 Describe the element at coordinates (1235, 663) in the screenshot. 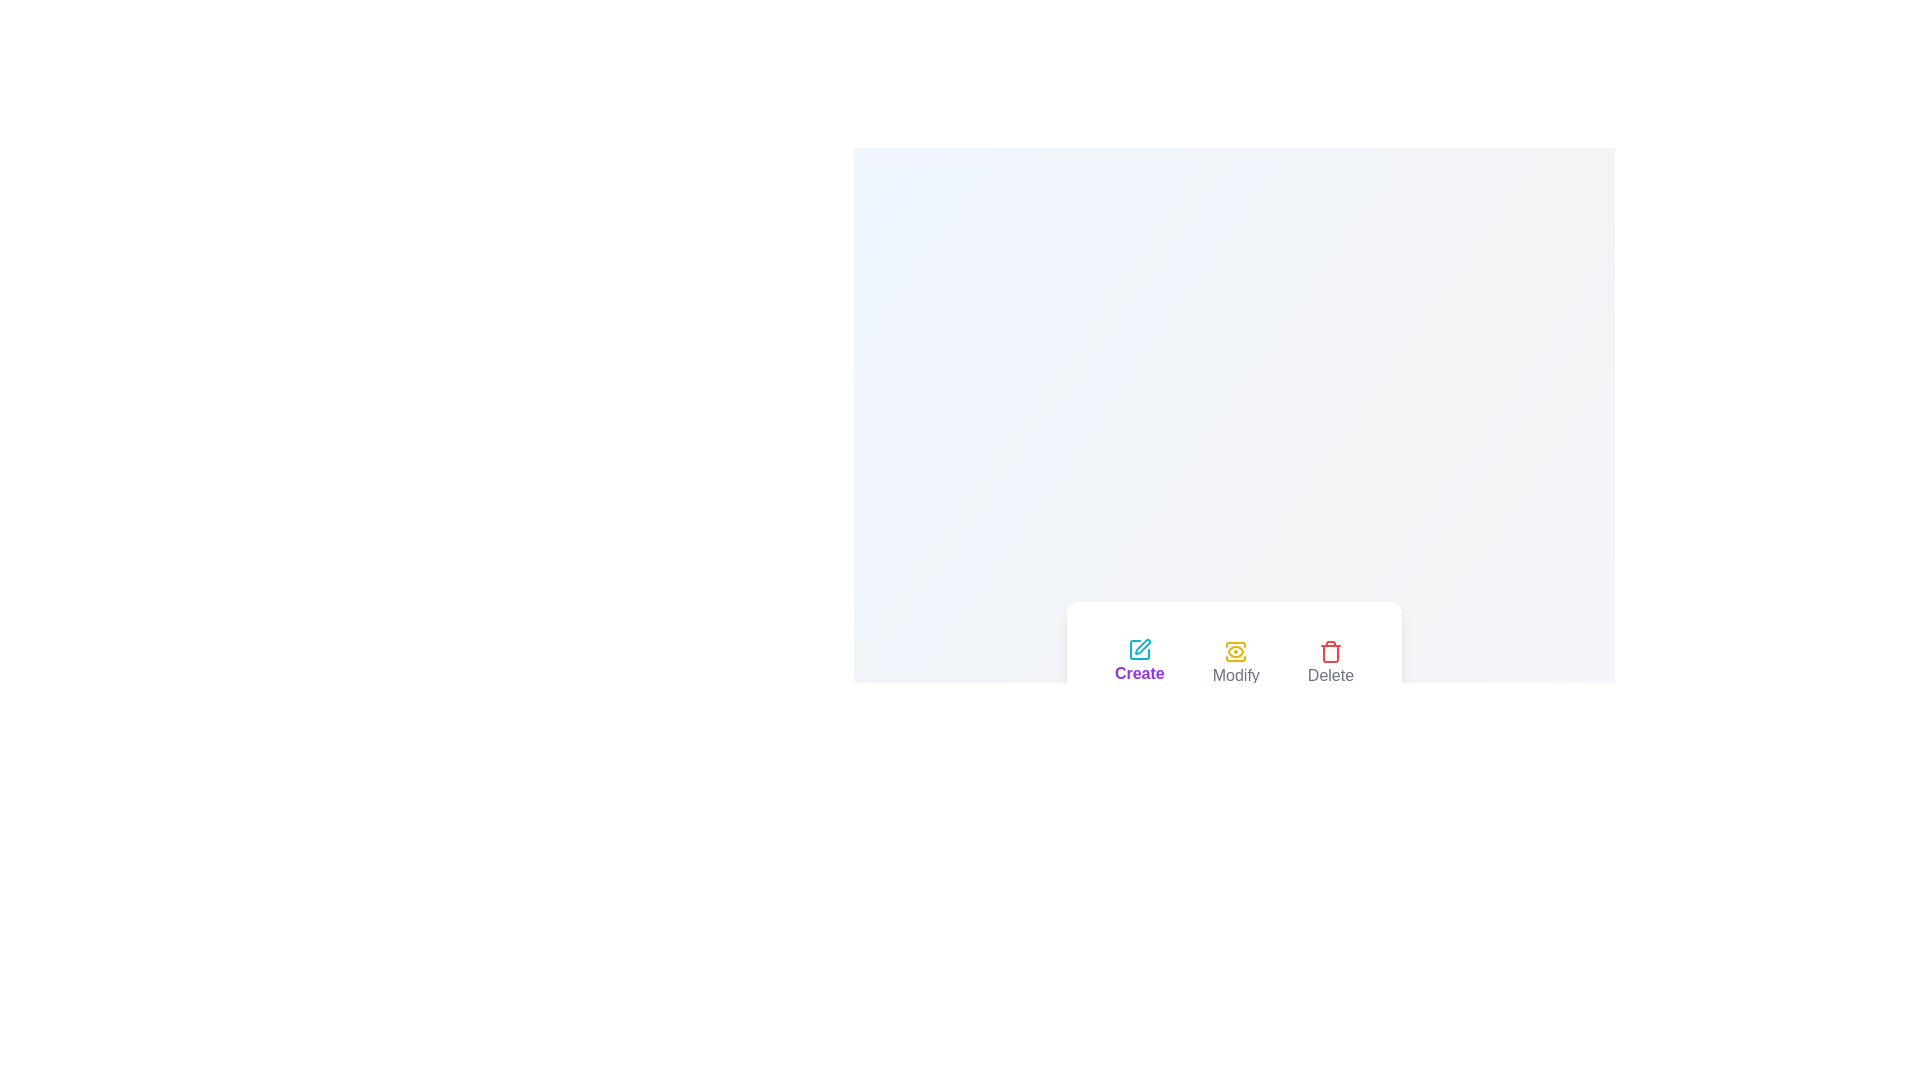

I see `the tab labeled Modify to observe its hover effect` at that location.